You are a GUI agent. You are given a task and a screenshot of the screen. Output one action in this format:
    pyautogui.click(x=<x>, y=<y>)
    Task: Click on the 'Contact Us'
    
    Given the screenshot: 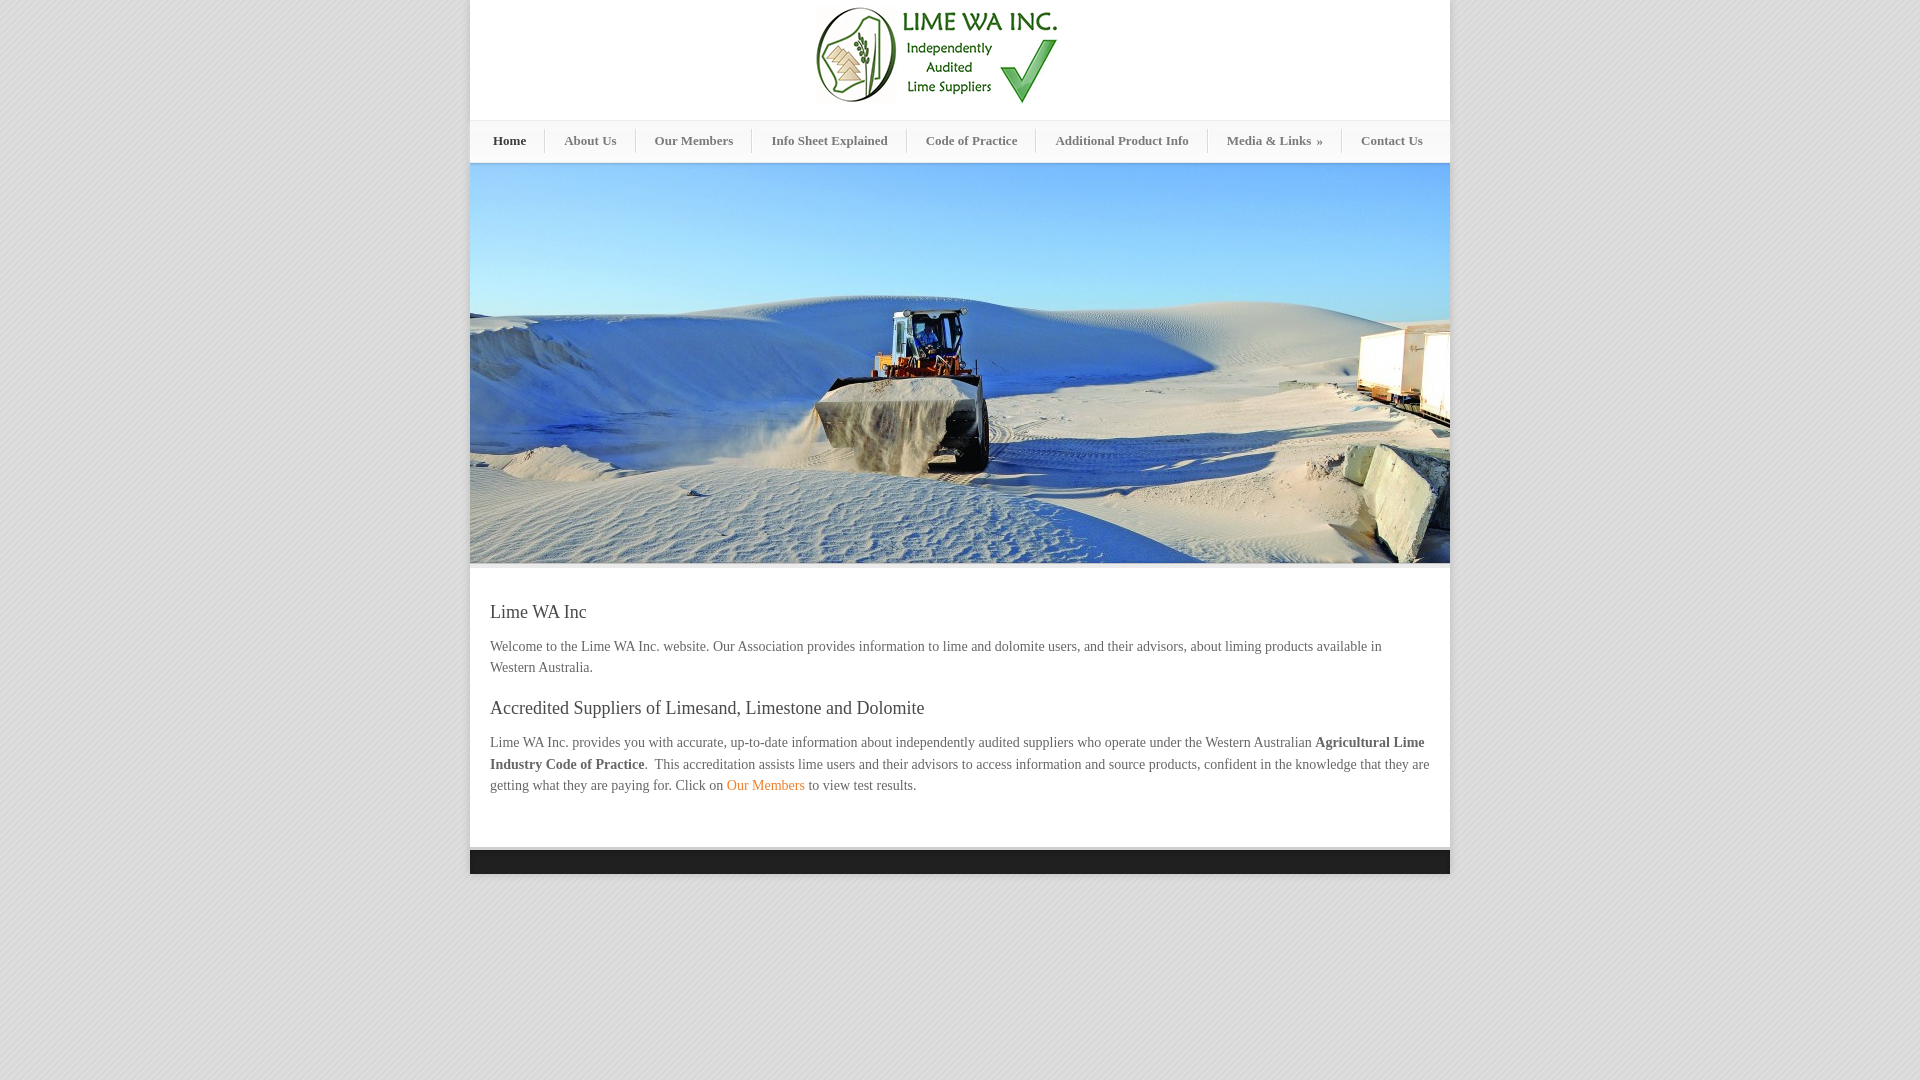 What is the action you would take?
    pyautogui.click(x=1390, y=140)
    